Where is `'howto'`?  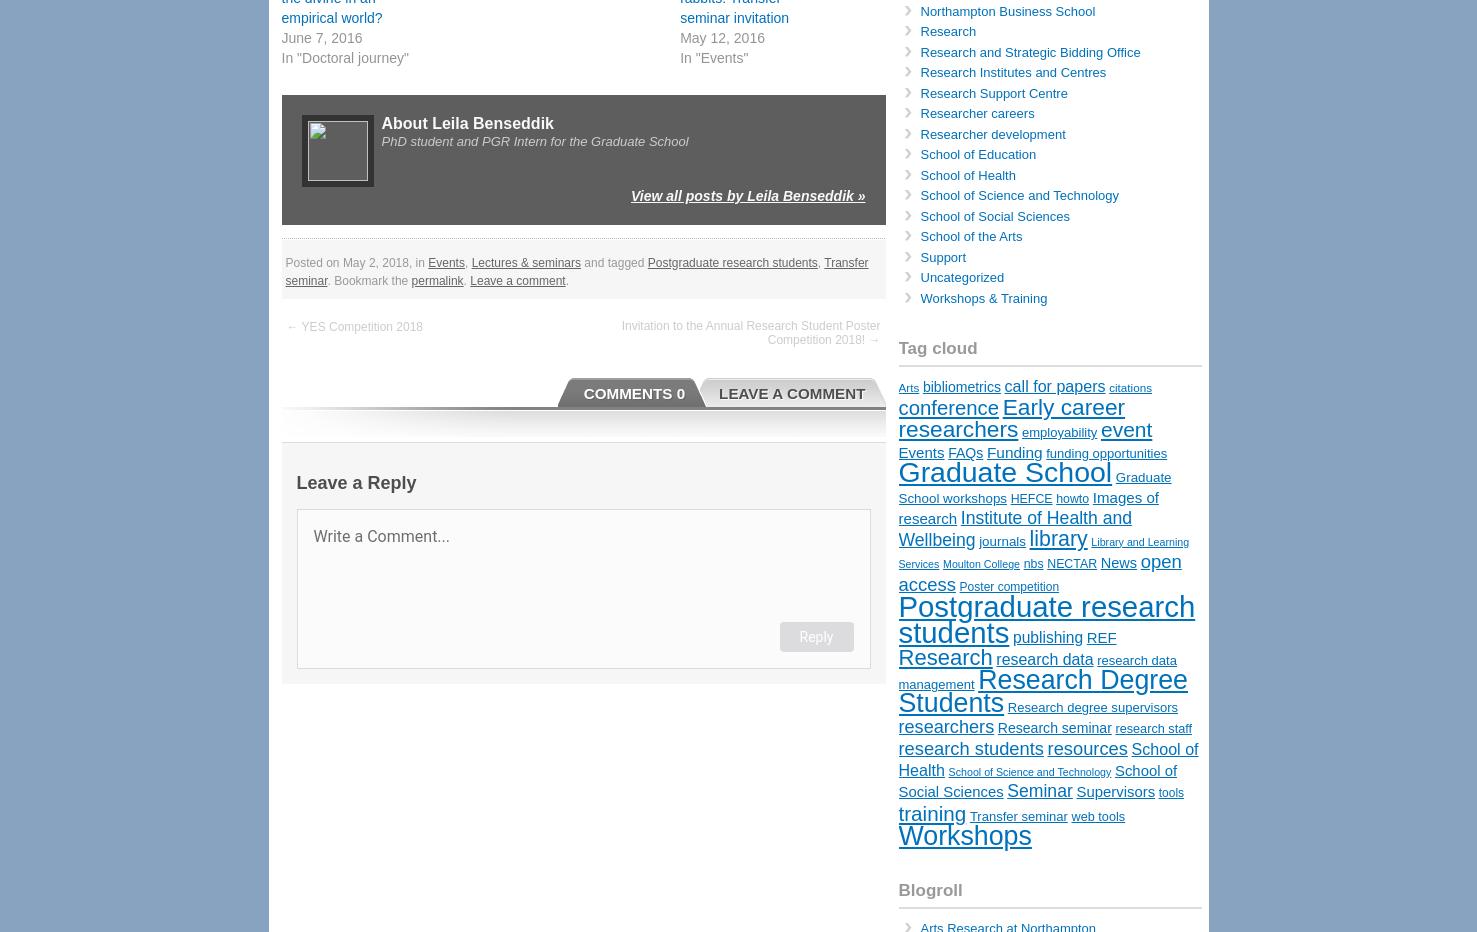
'howto' is located at coordinates (1072, 496).